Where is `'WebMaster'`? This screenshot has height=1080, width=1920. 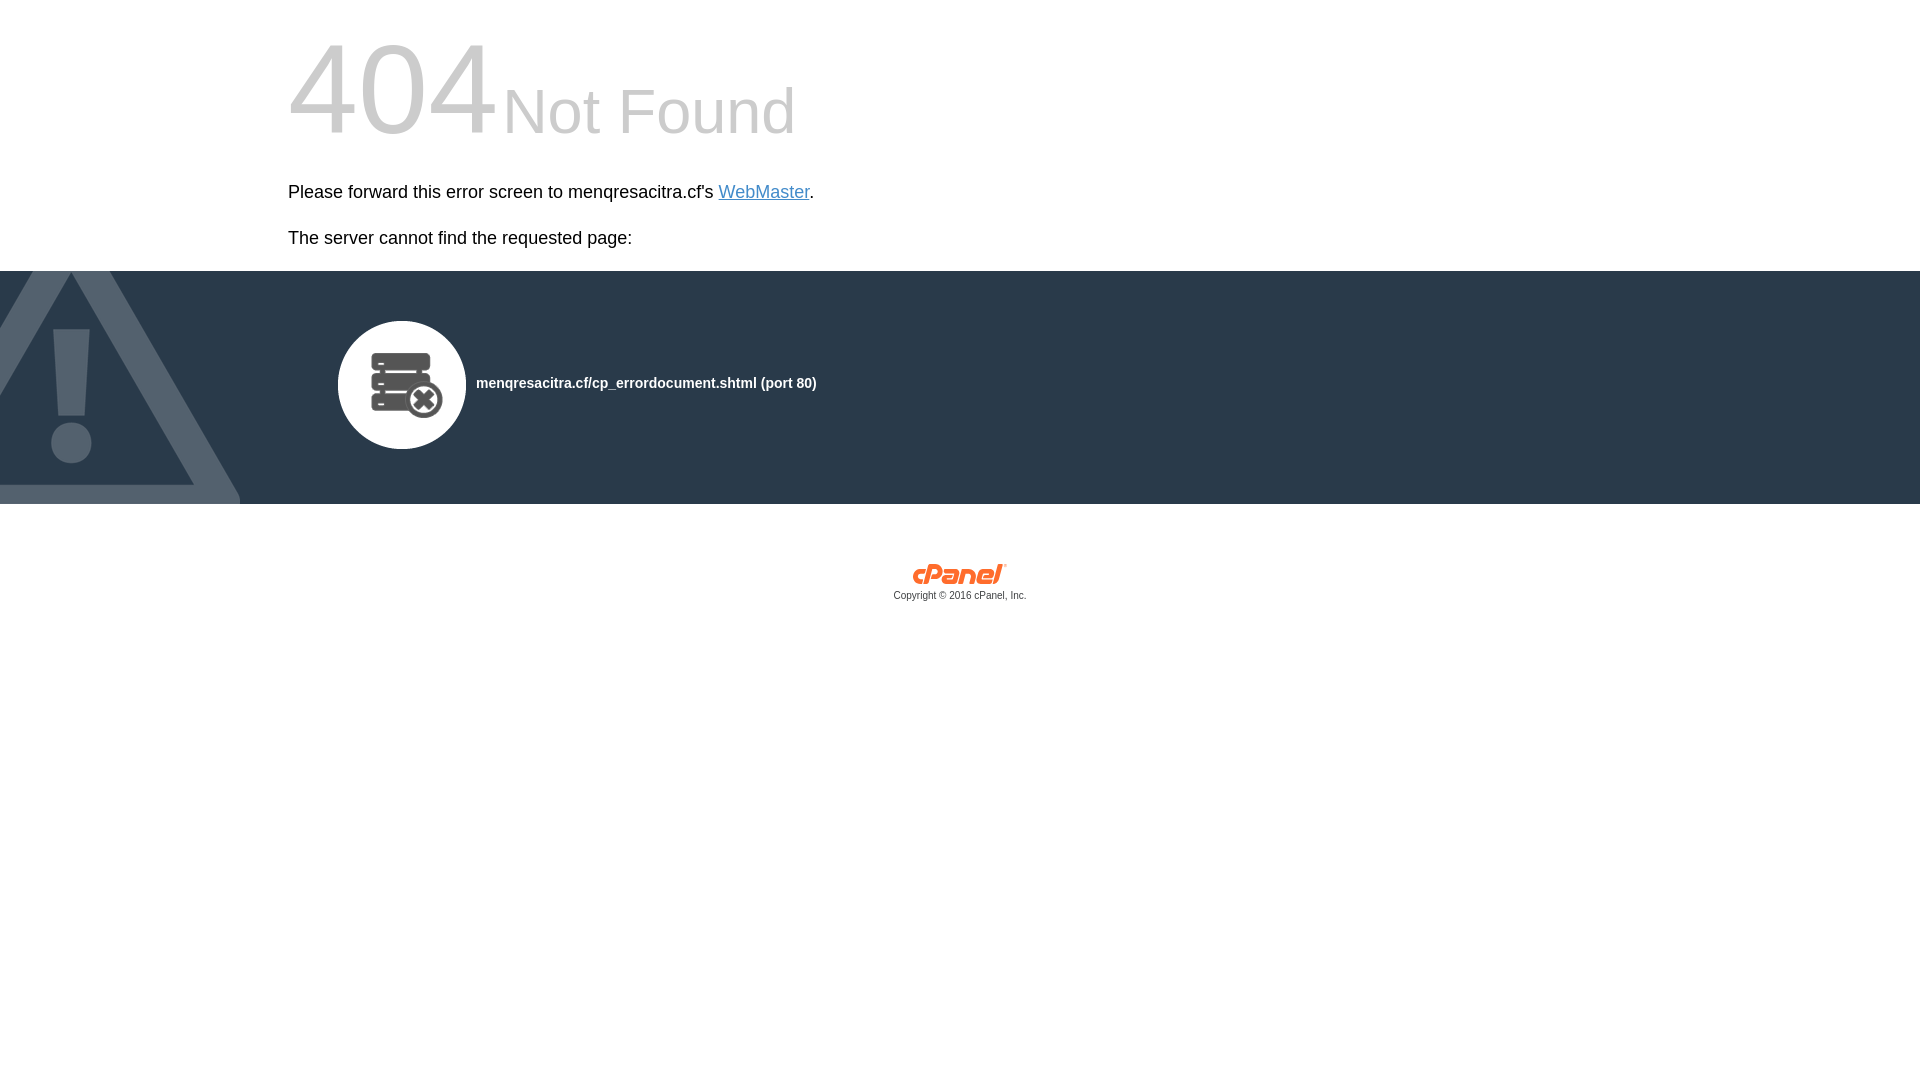
'WebMaster' is located at coordinates (763, 192).